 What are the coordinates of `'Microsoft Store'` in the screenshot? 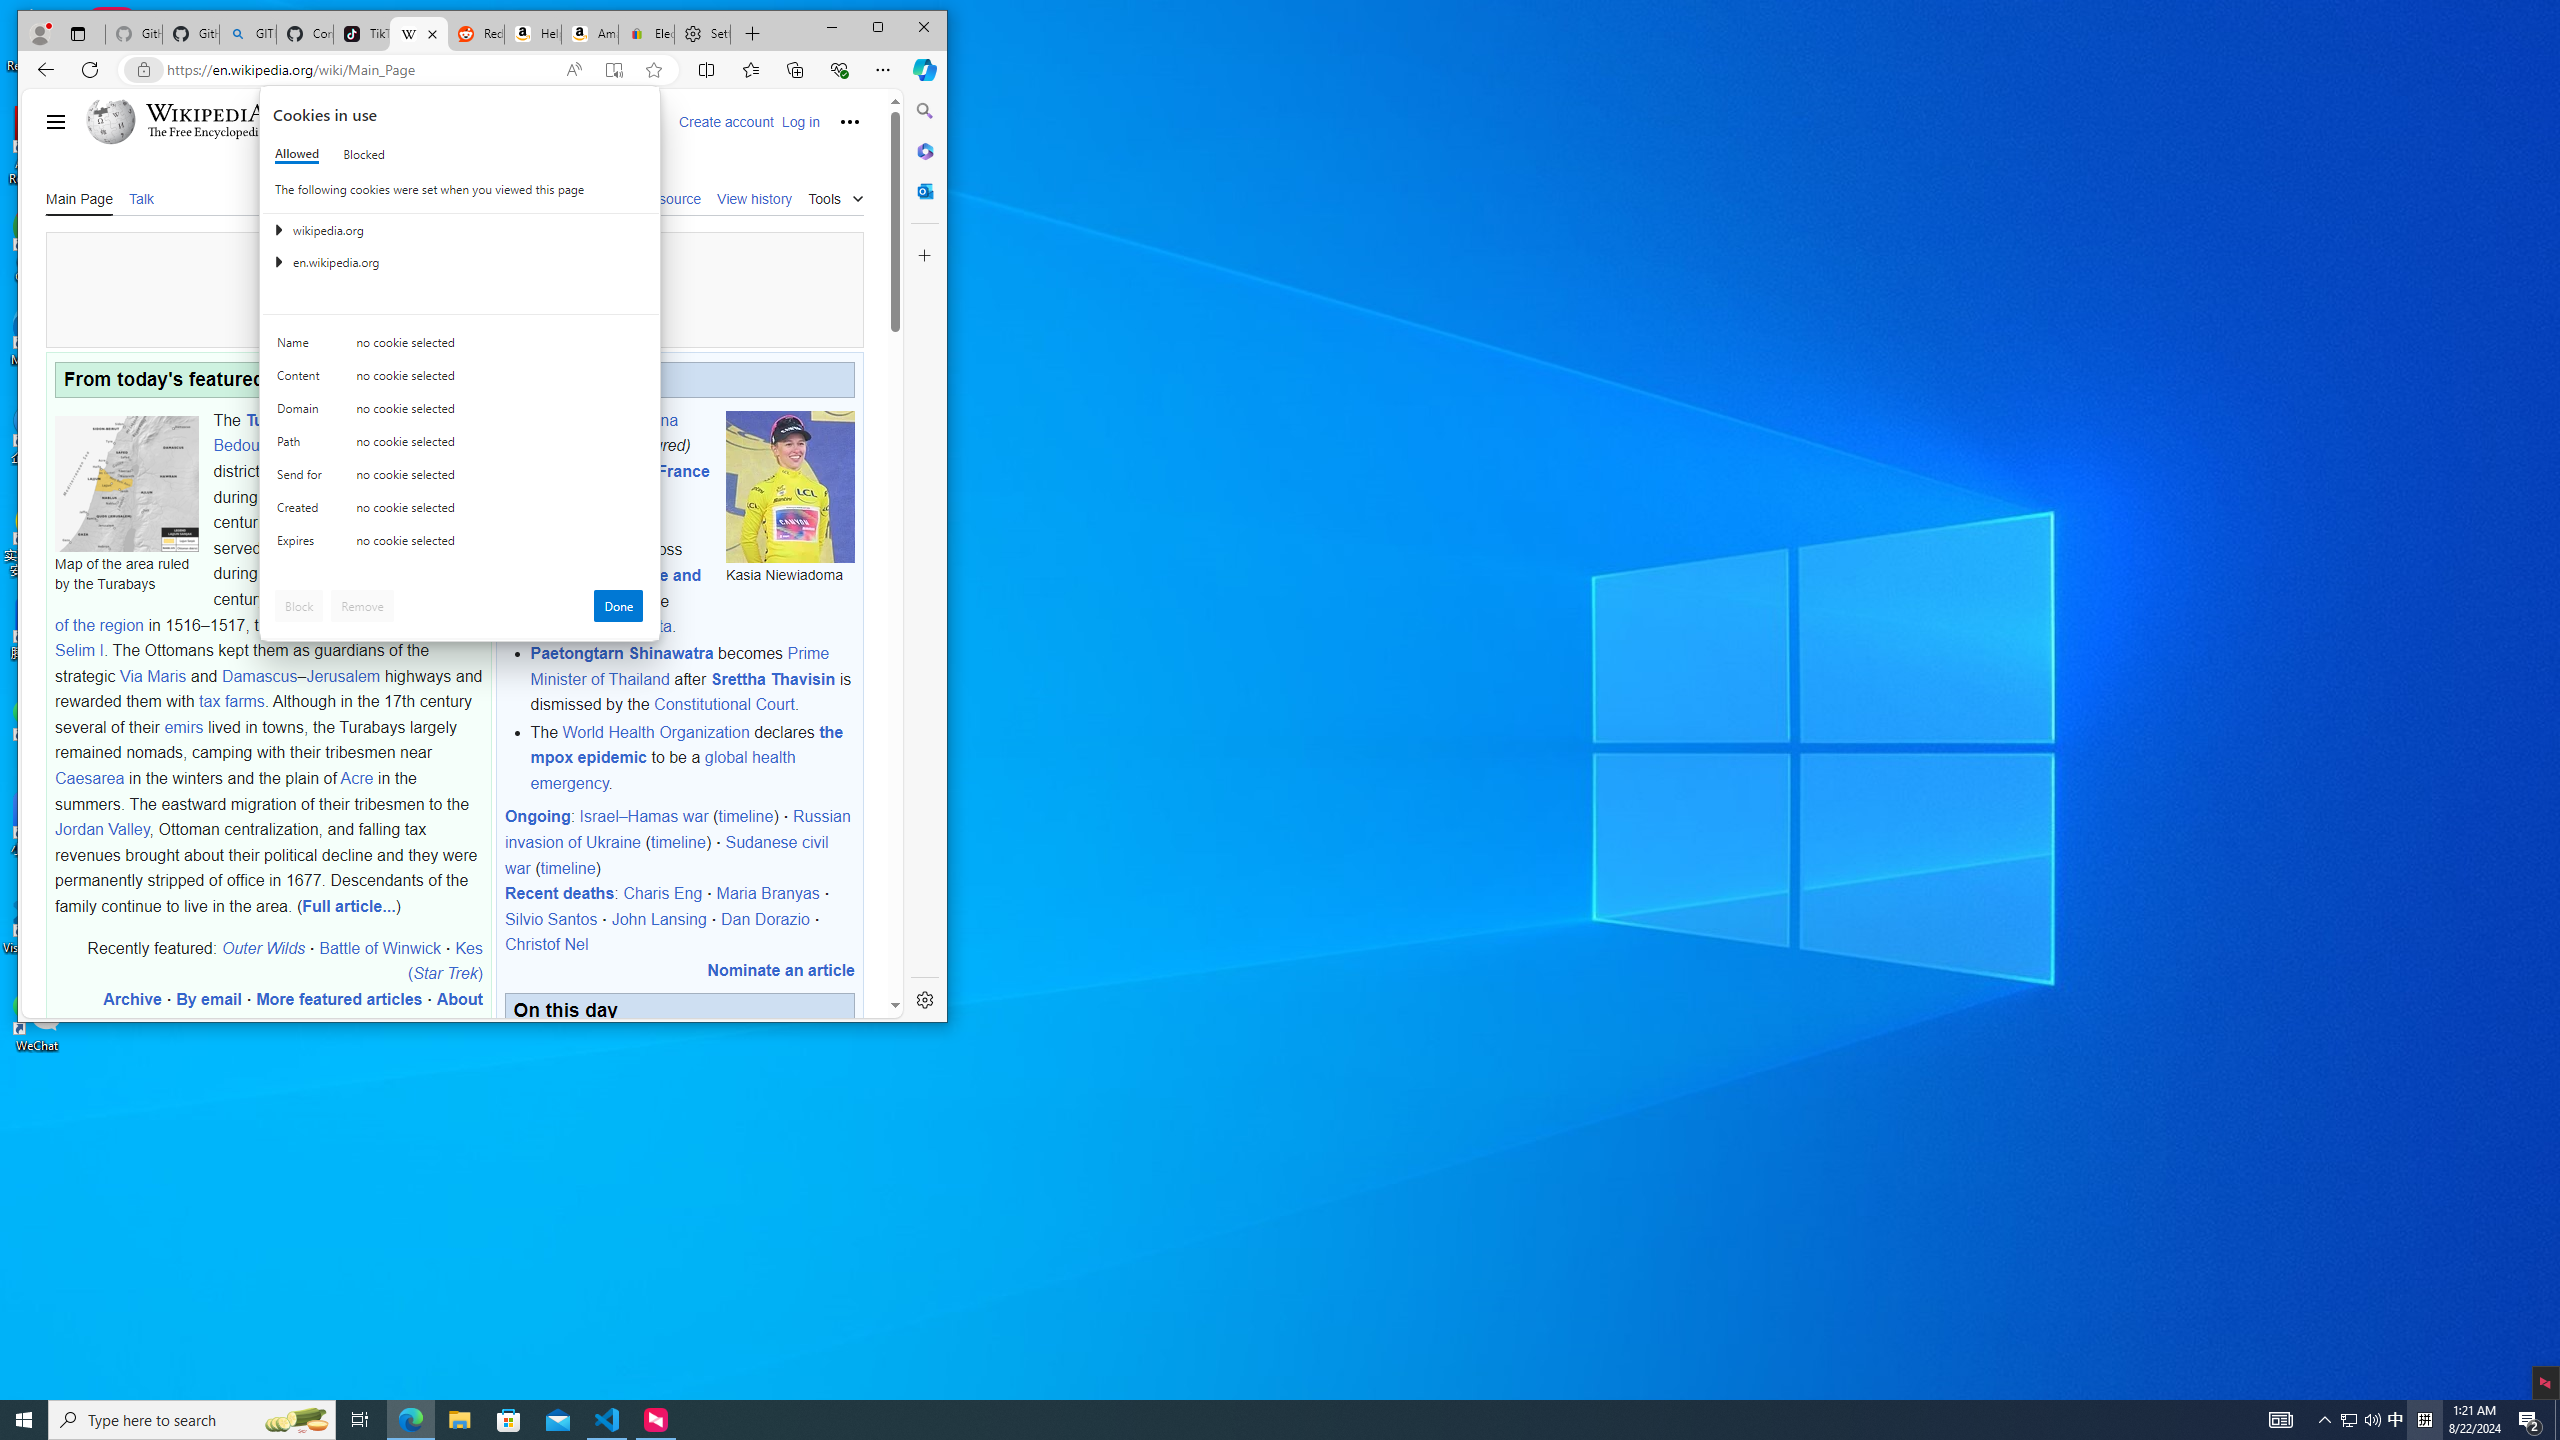 It's located at (509, 1418).